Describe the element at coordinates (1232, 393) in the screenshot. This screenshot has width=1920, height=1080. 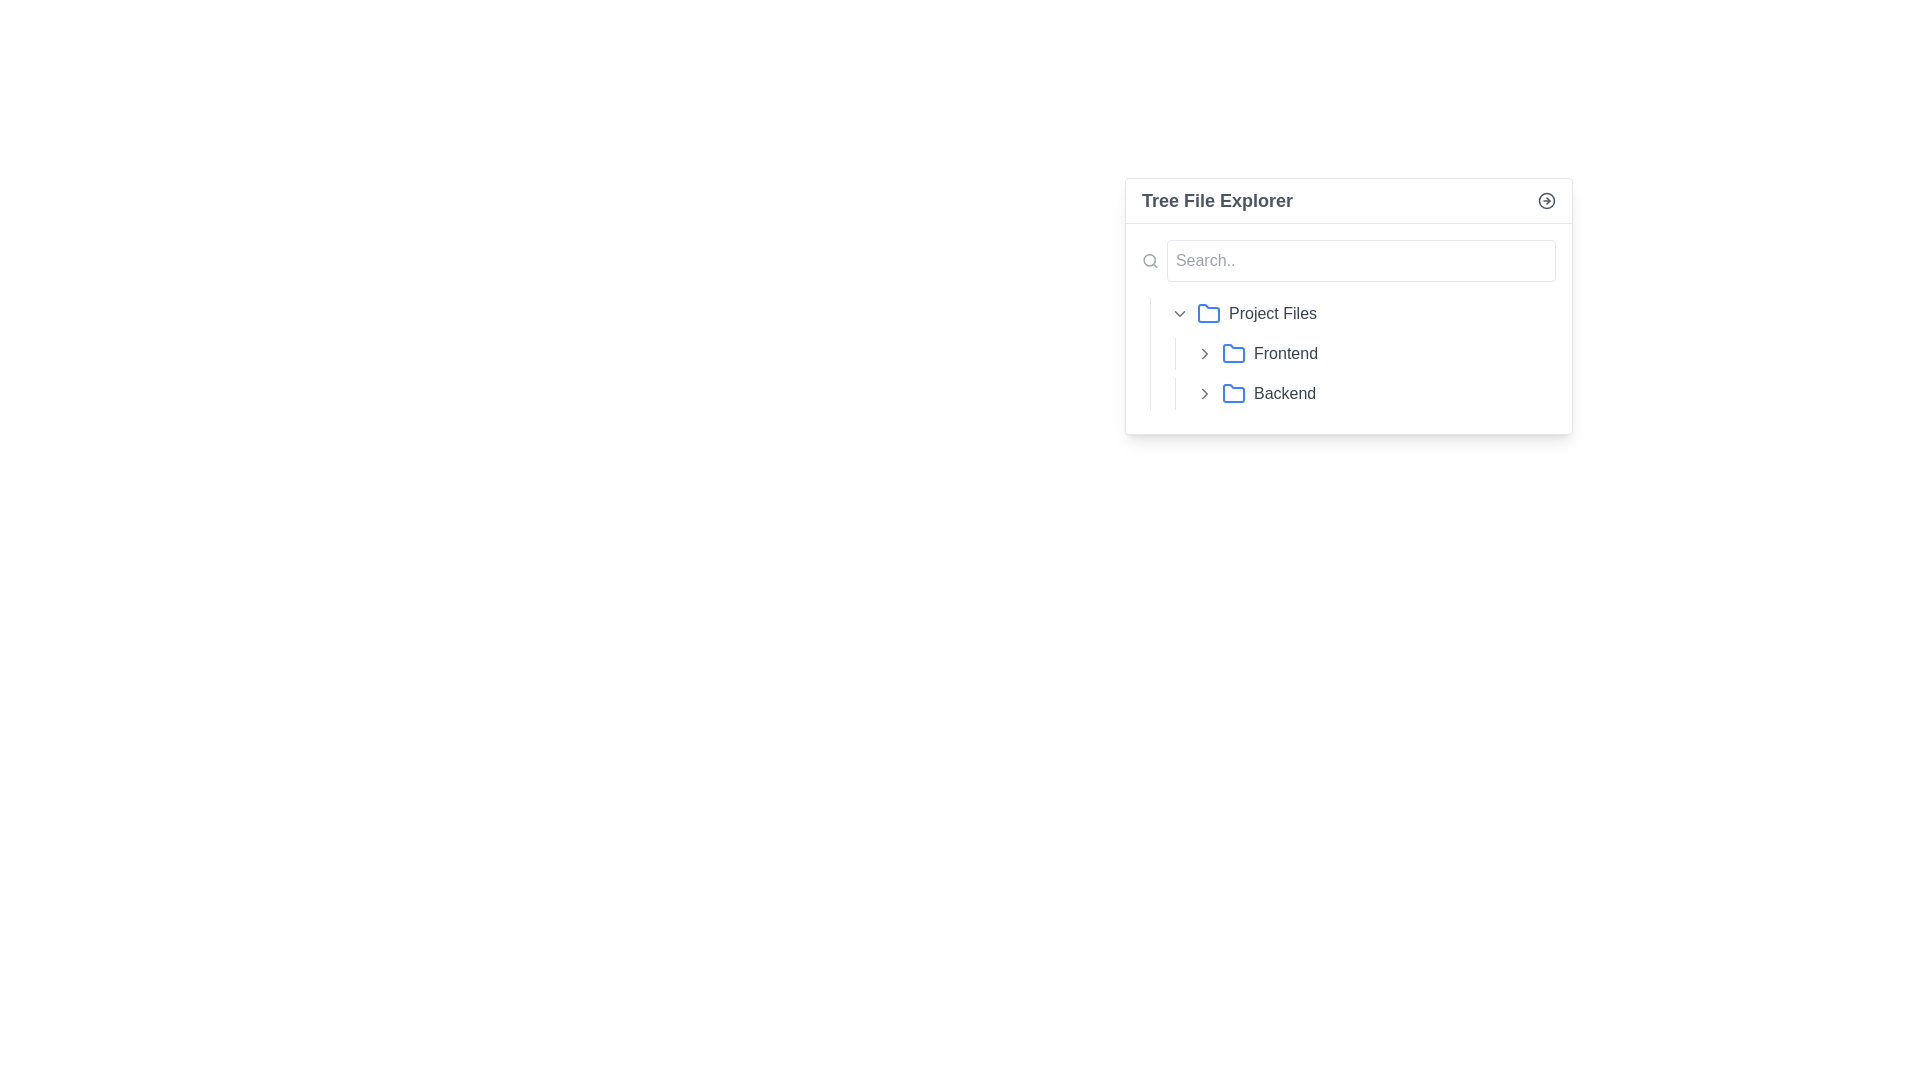
I see `the 'Backend' folder icon in the tree view` at that location.